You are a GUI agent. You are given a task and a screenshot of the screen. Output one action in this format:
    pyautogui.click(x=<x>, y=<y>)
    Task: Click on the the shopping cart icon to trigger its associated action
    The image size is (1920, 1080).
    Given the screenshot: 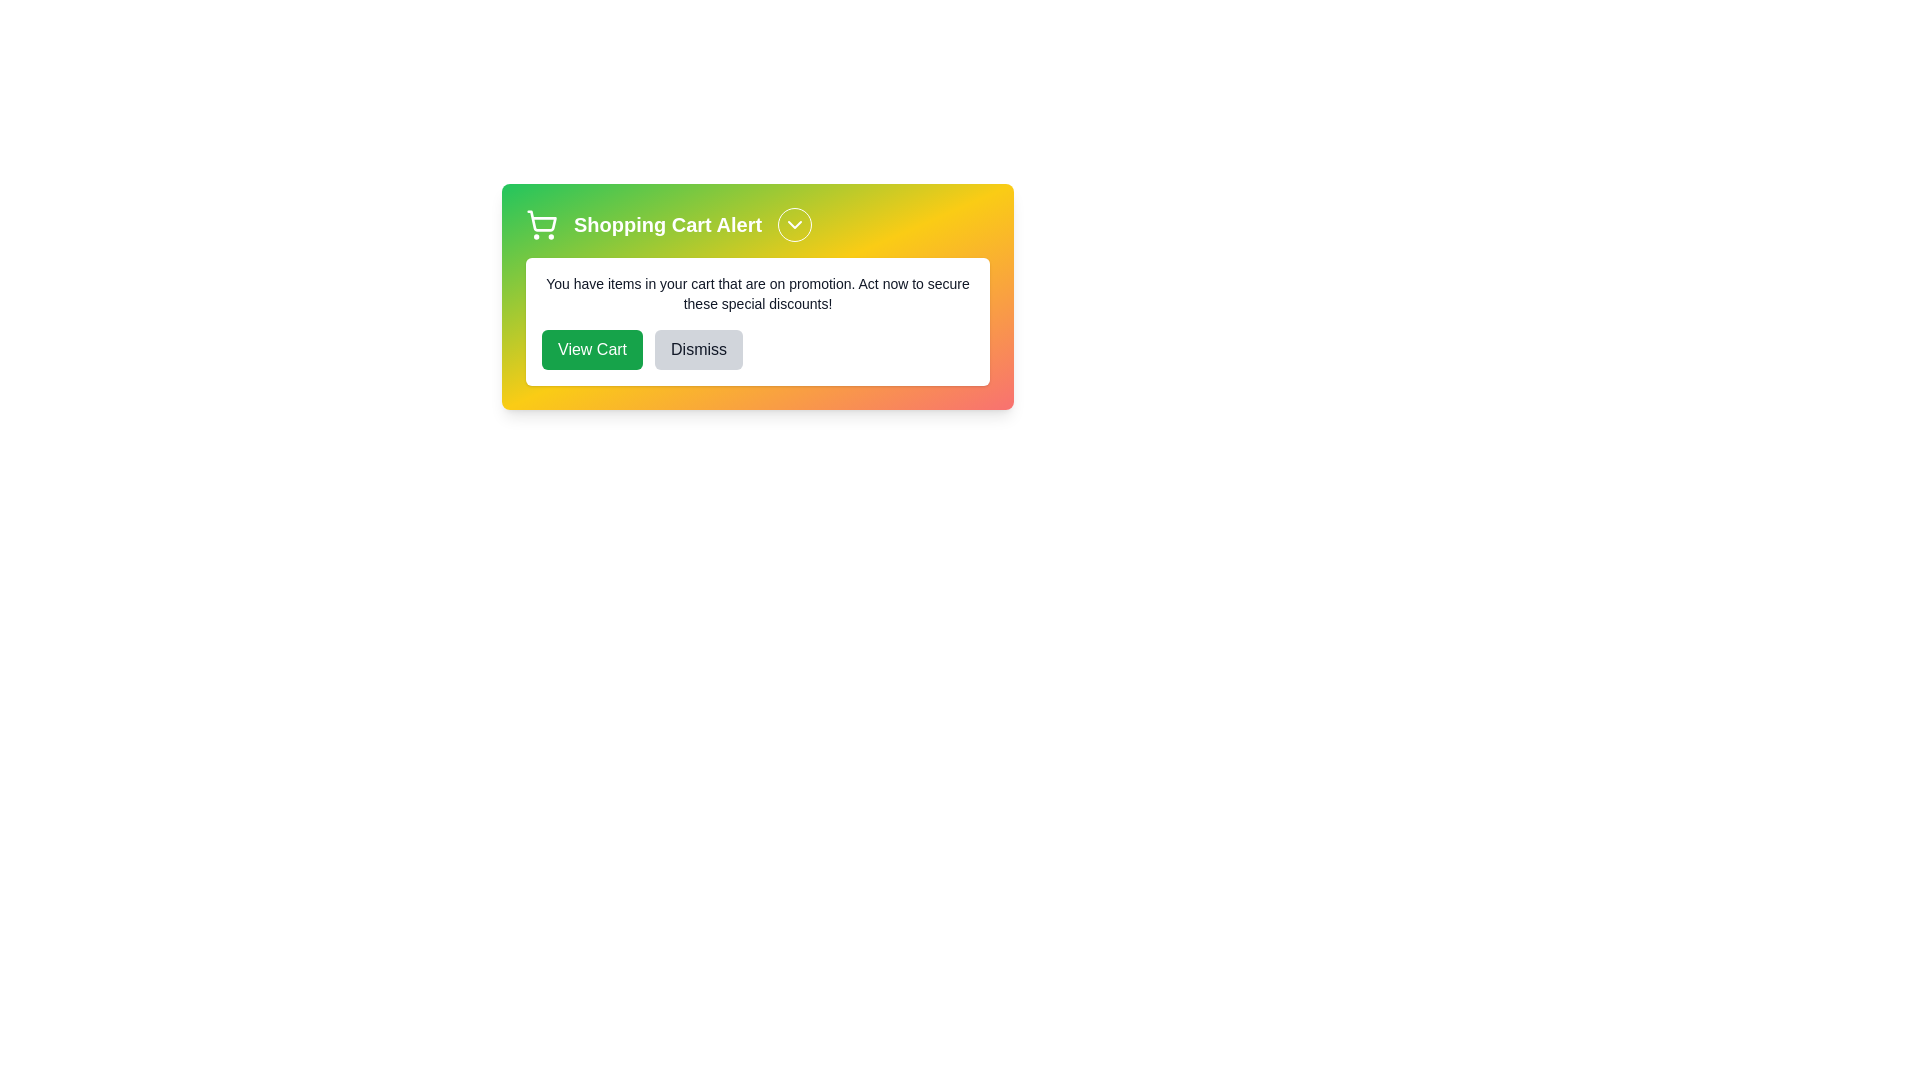 What is the action you would take?
    pyautogui.click(x=542, y=224)
    